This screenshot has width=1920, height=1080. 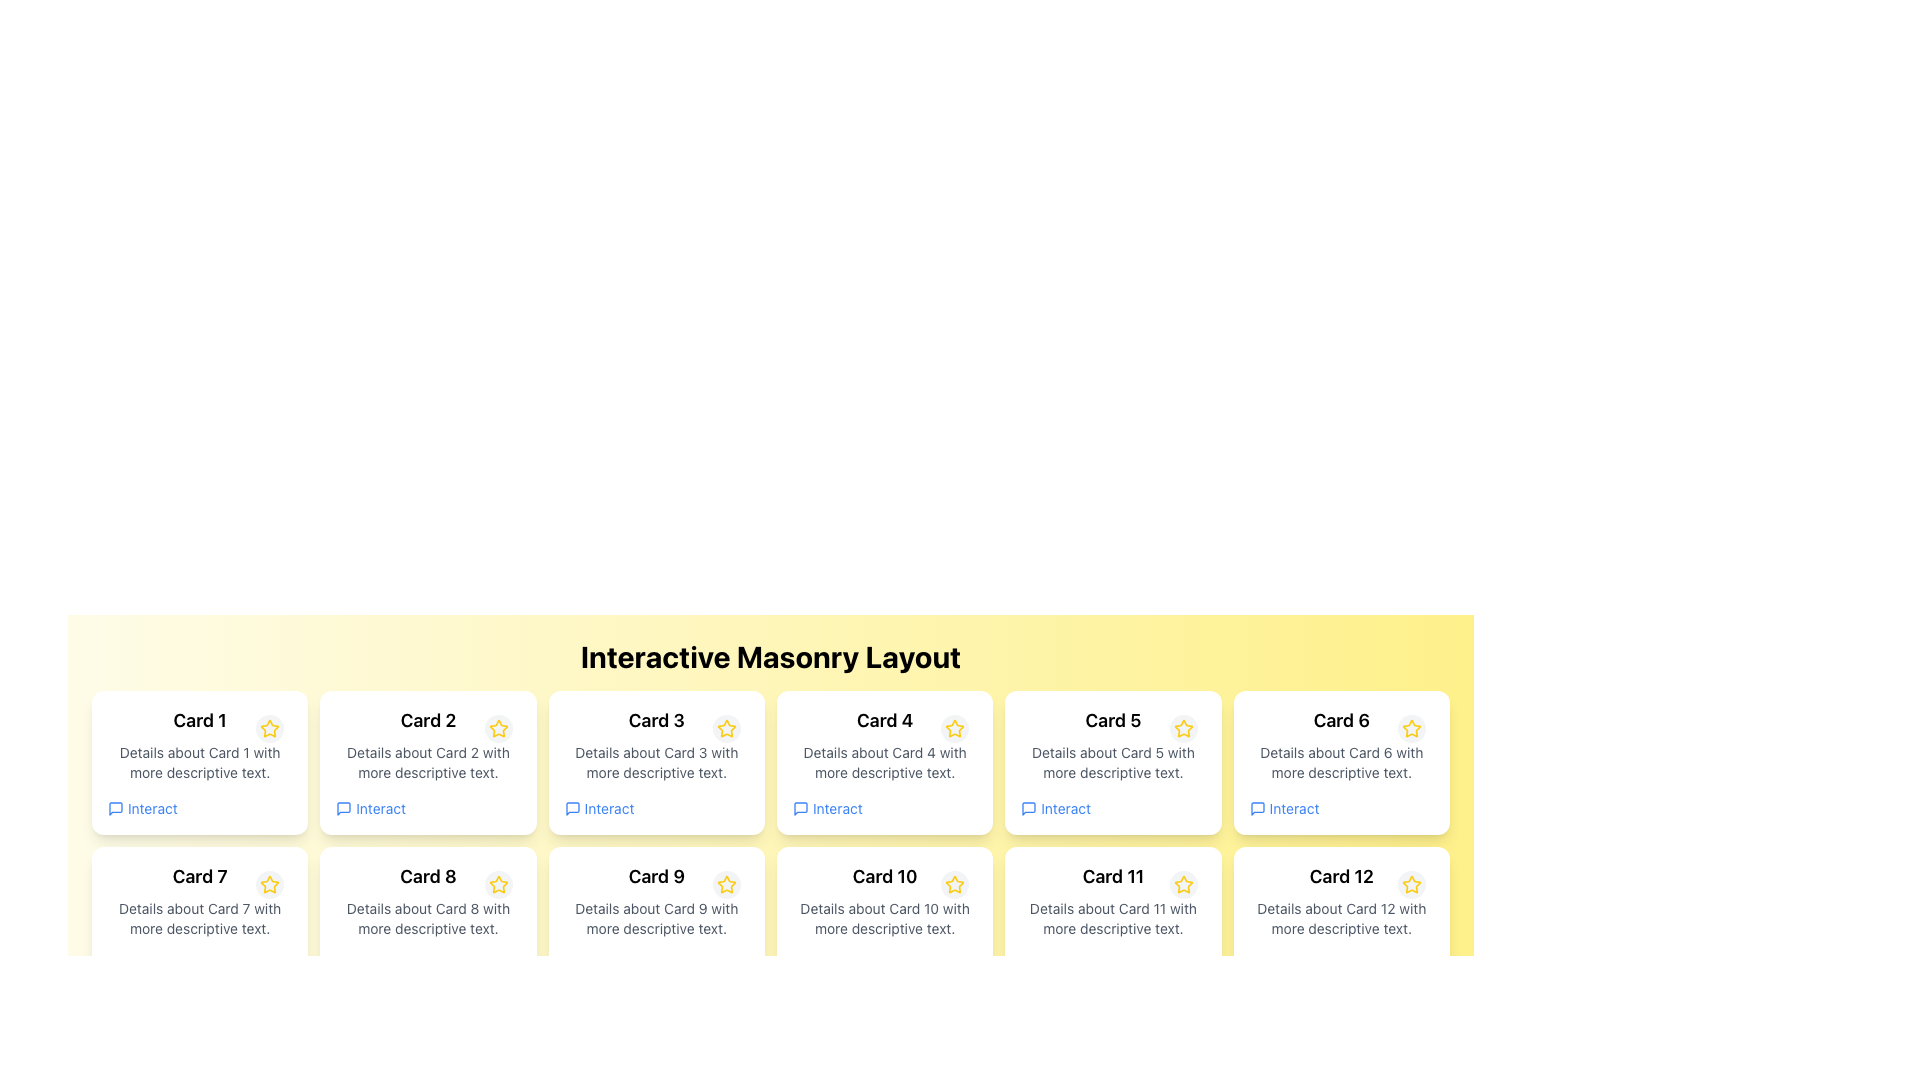 I want to click on the message square or comment bubble SVG icon located above the 'Interact' text link on the first card in the grid layout, so click(x=114, y=808).